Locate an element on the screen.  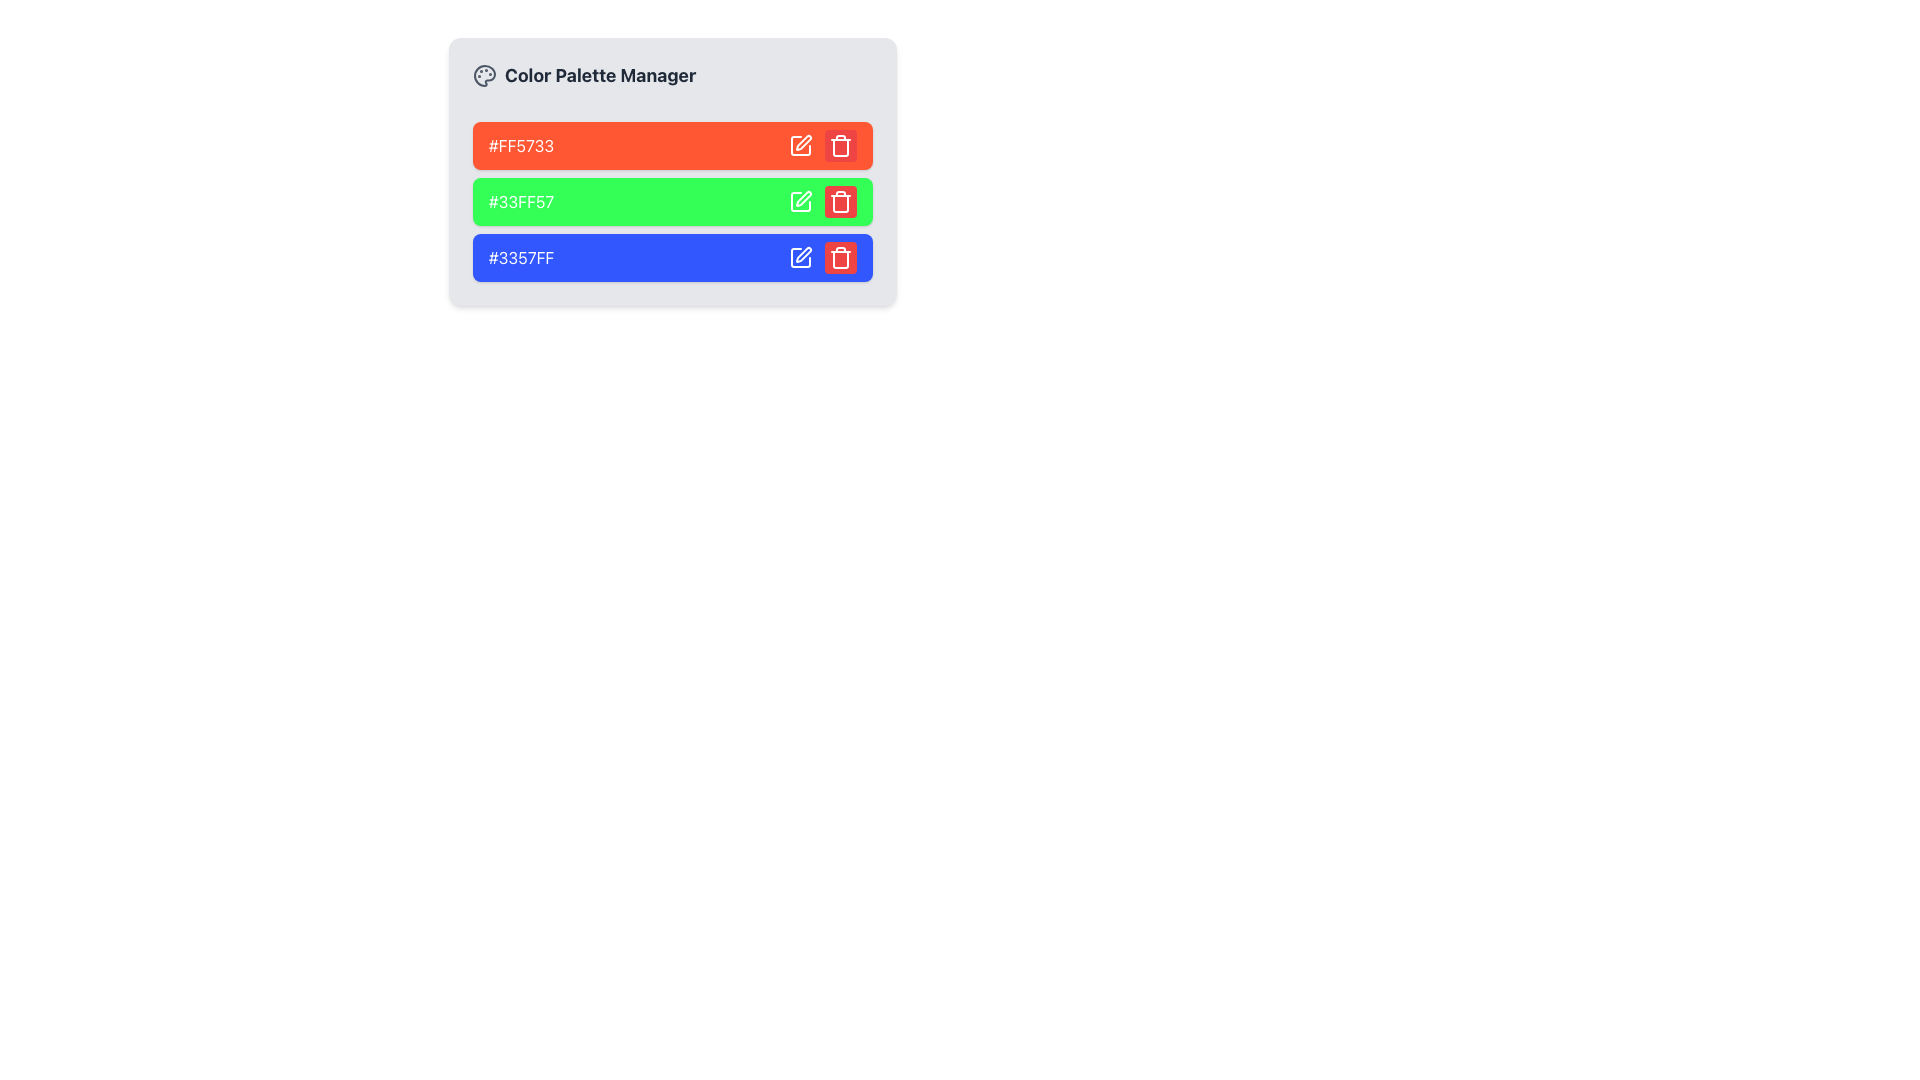
the middle section of the trash can icon, which is used as a delete symbol in the user interface, located in the right-hand side delete icon under the blue section is located at coordinates (840, 258).